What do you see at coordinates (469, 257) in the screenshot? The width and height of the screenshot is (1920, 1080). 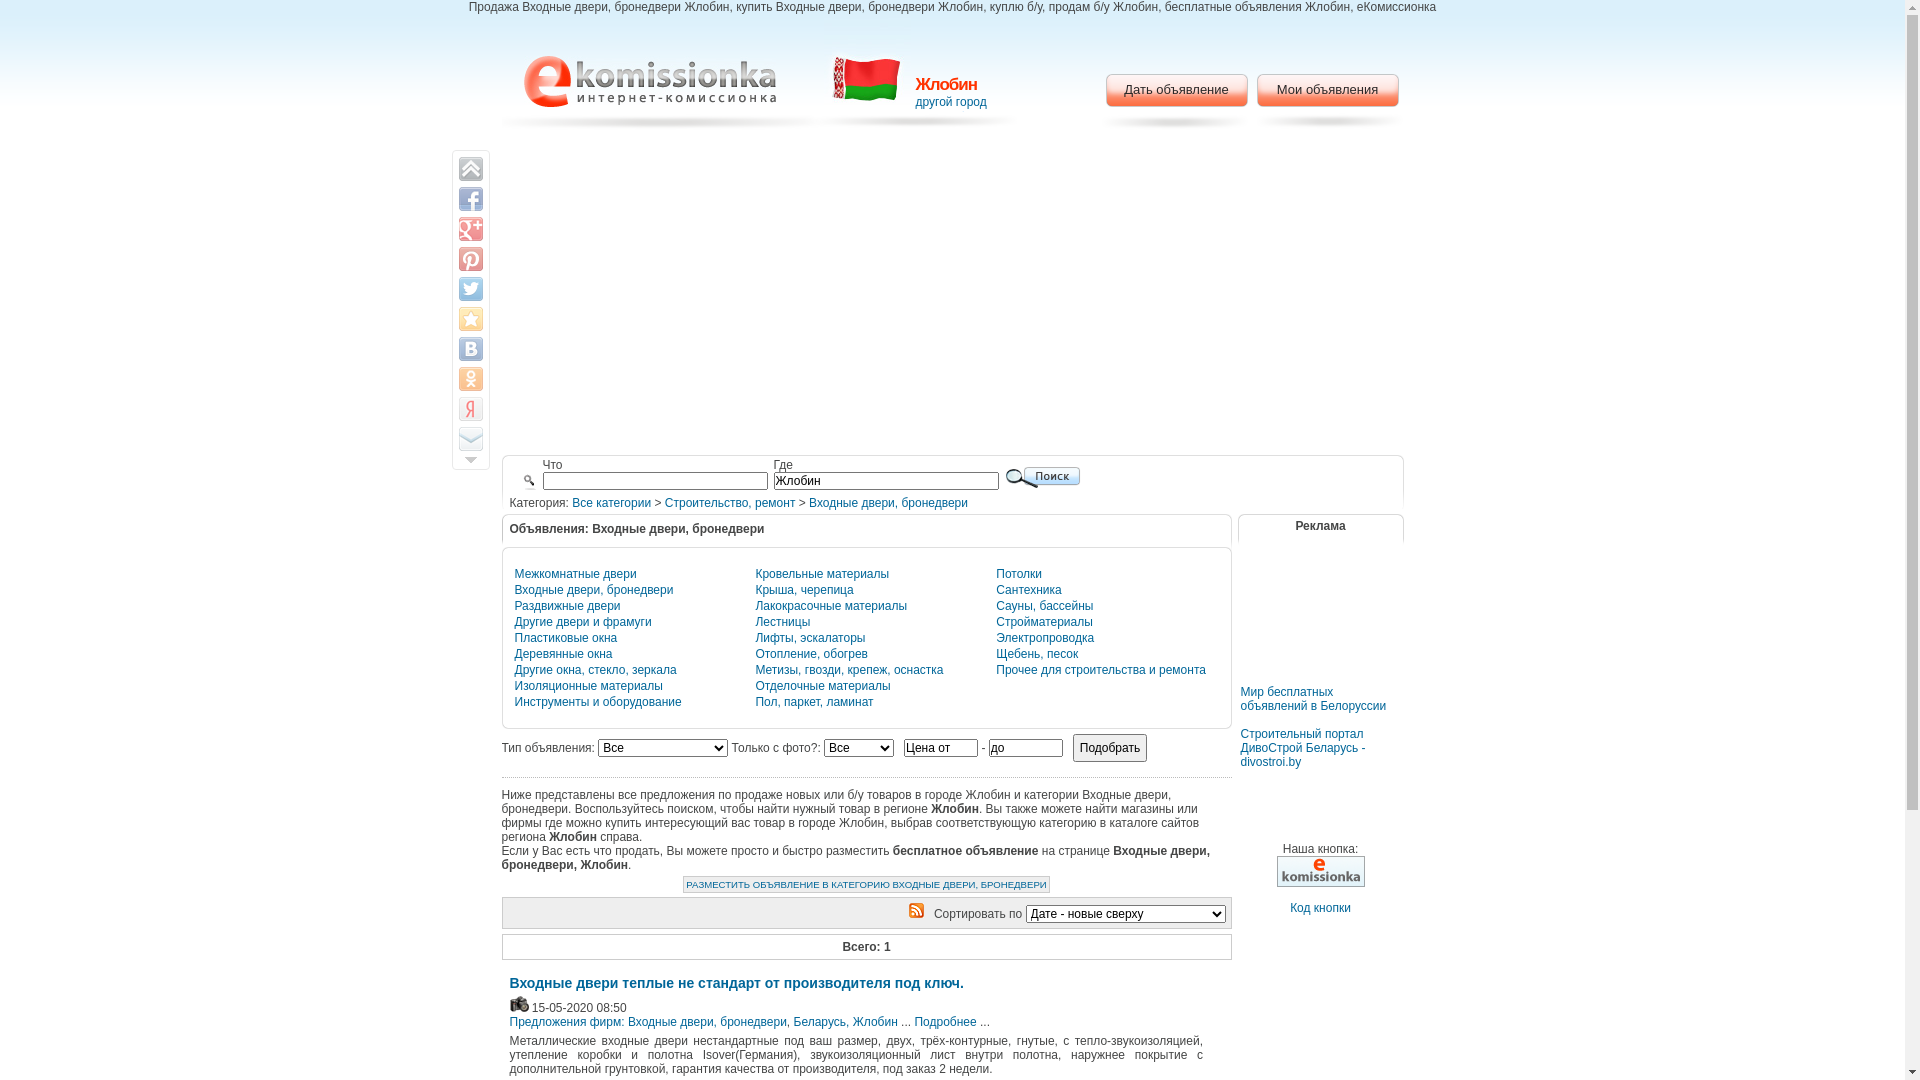 I see `'Pin It'` at bounding box center [469, 257].